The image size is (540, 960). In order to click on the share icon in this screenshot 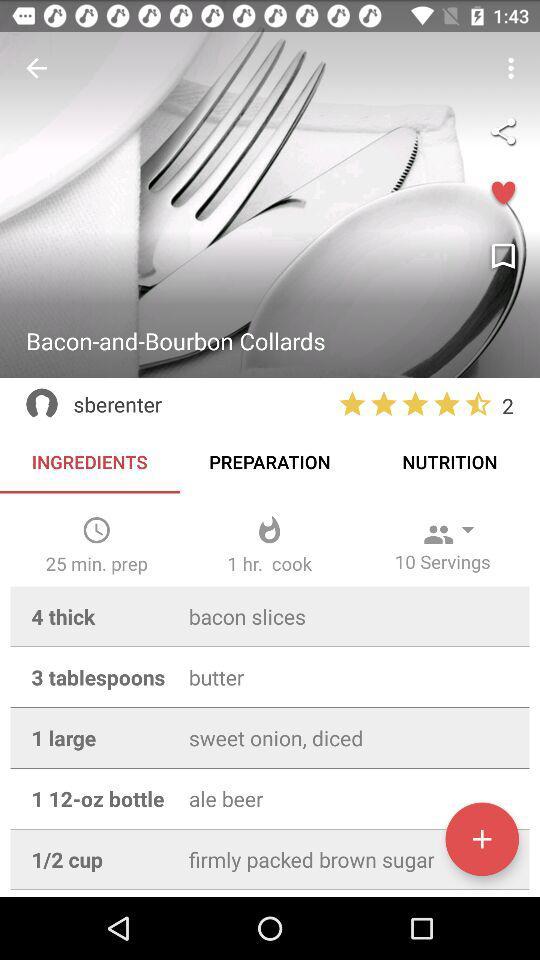, I will do `click(502, 130)`.